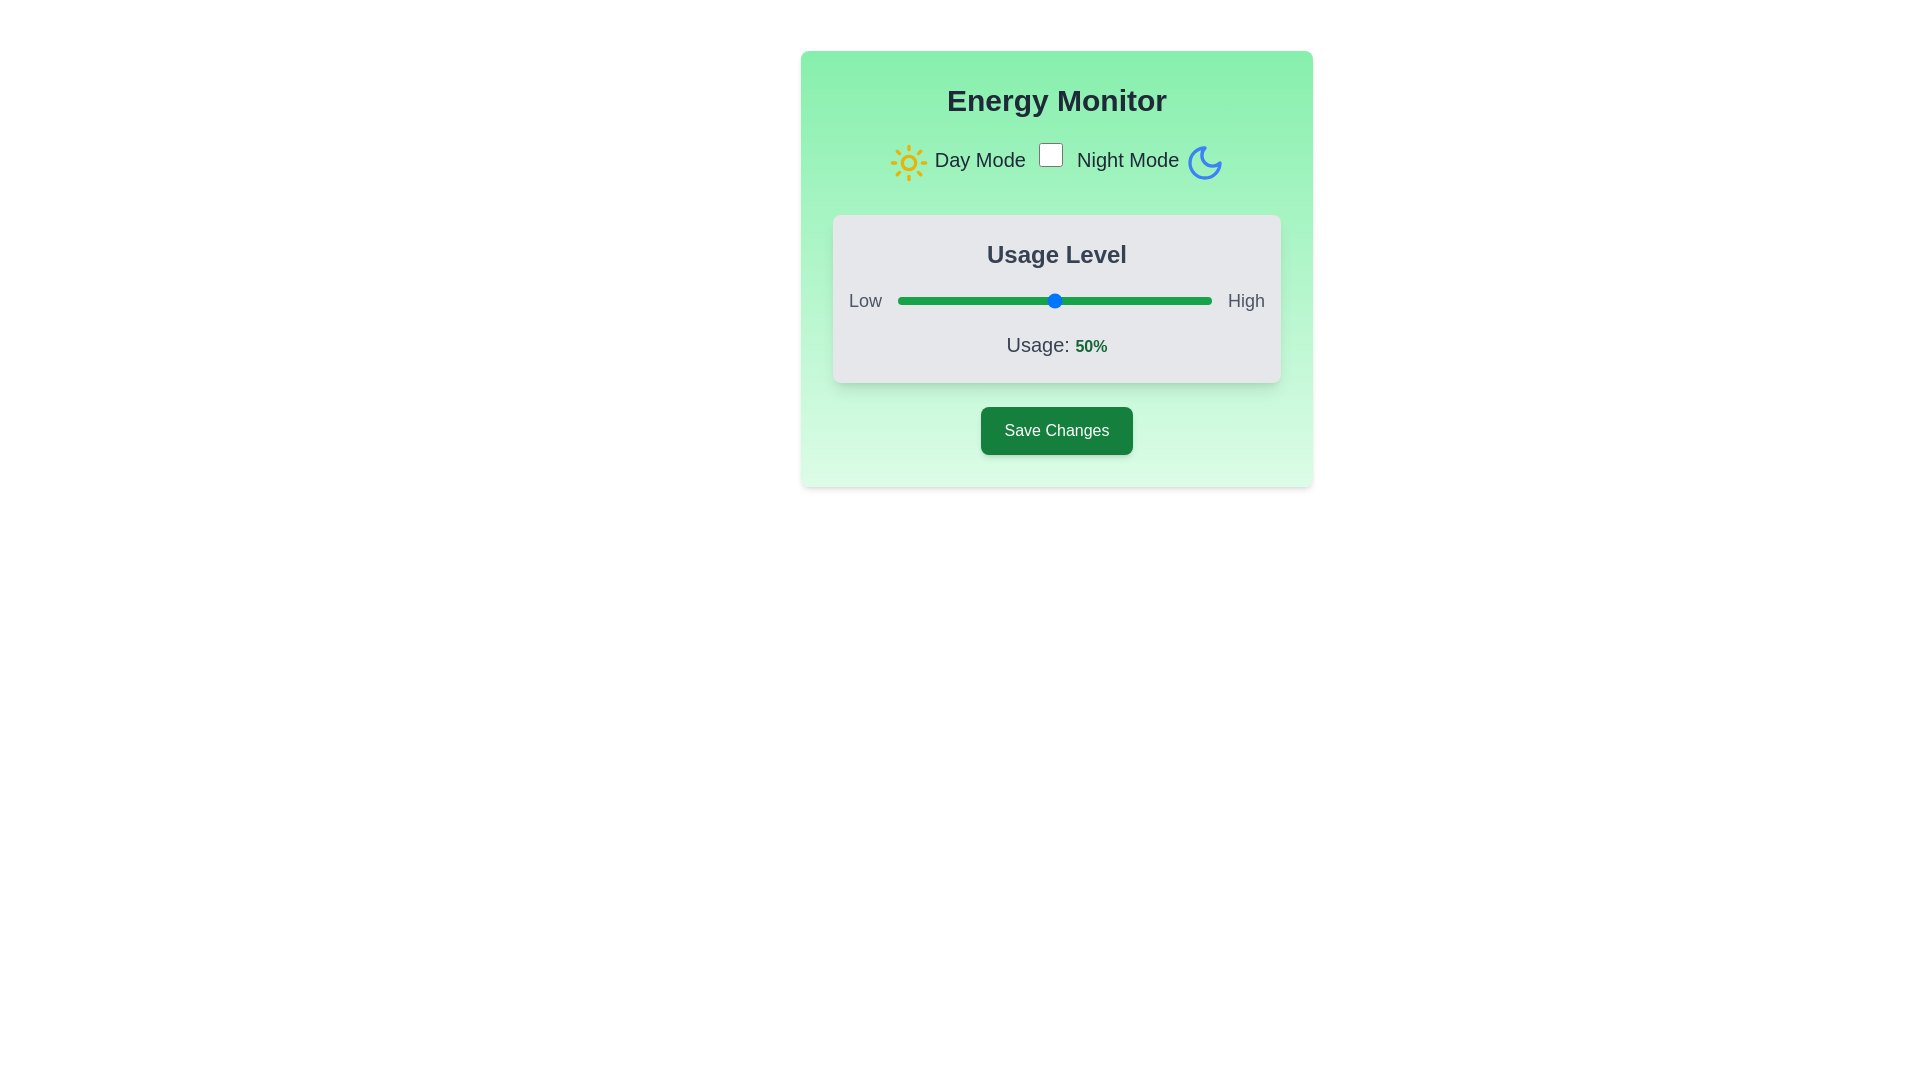 This screenshot has height=1080, width=1920. I want to click on the text element that indicates the current usage percentage, which is positioned to the right of 'Usage:' within the 'Usage Level' section, so click(1090, 345).